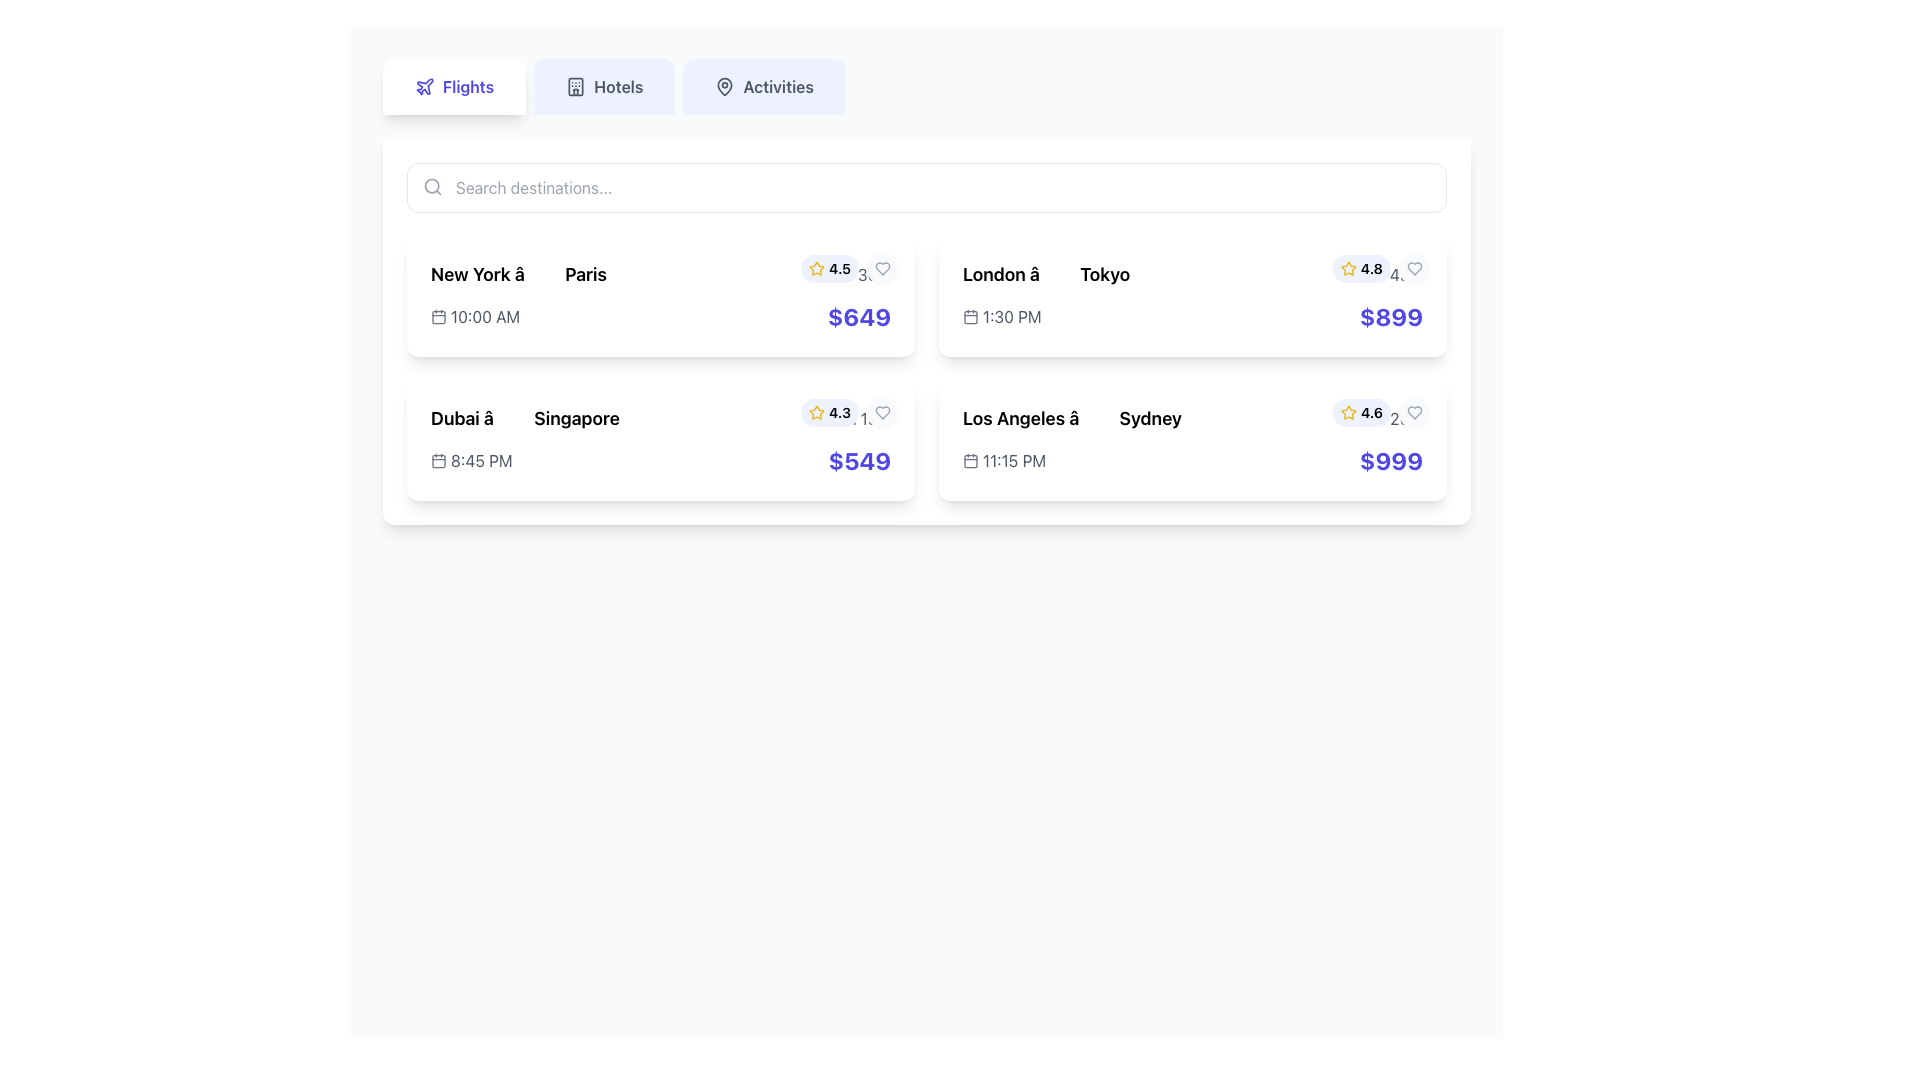  Describe the element at coordinates (816, 411) in the screenshot. I see `the star icon representing the rating system located in the second card of the first row, next to the price and above the '$649' label` at that location.